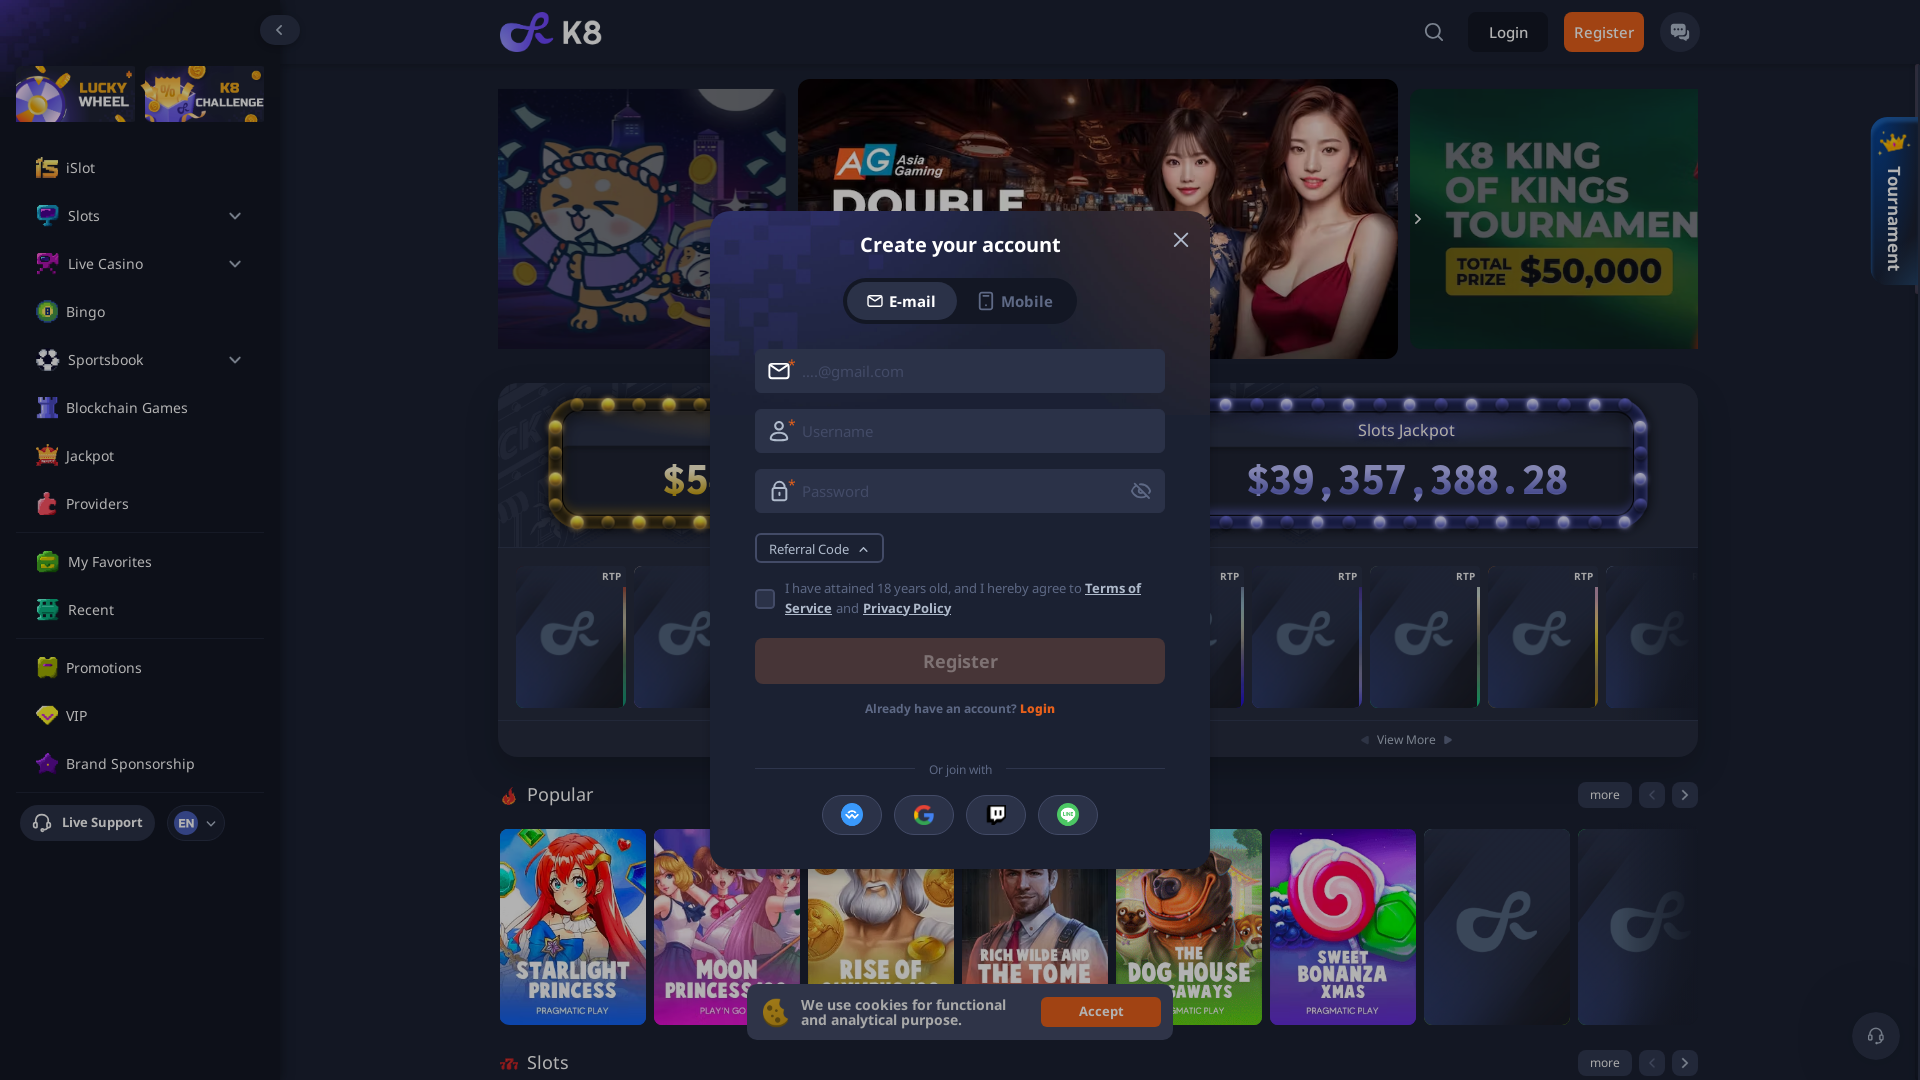  What do you see at coordinates (153, 167) in the screenshot?
I see `'iSlot'` at bounding box center [153, 167].